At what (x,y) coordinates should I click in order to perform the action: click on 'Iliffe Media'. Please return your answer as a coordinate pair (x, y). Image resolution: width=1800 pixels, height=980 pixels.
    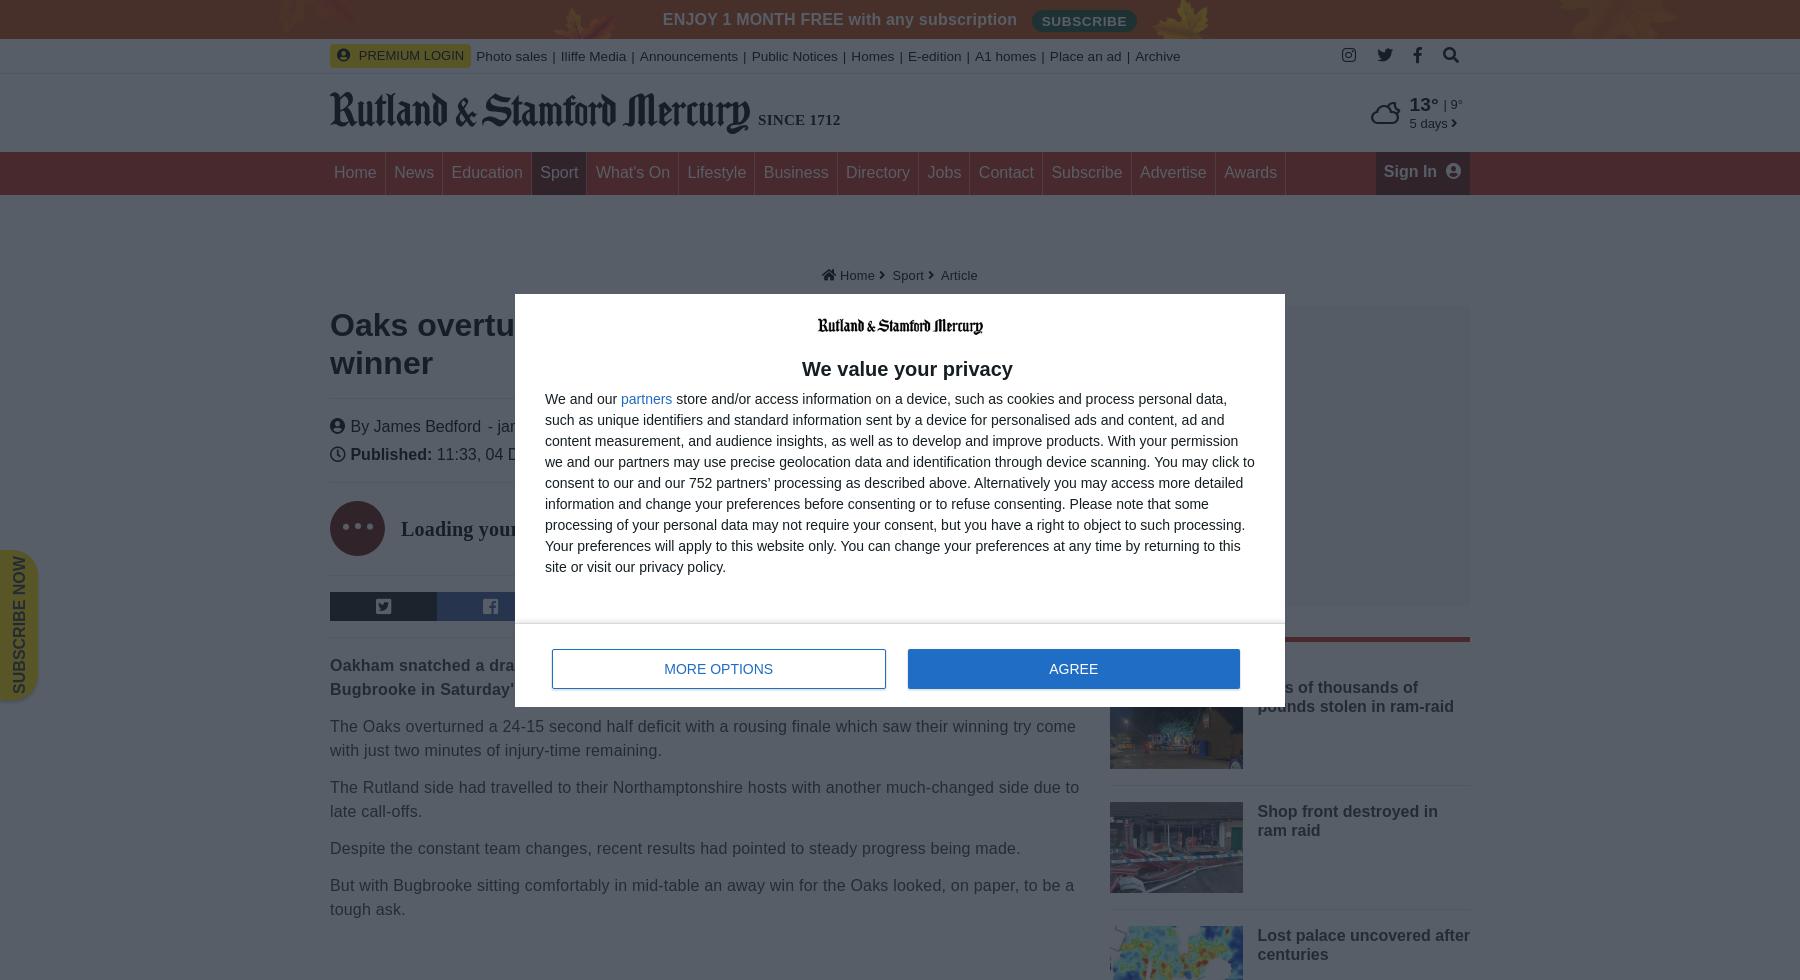
    Looking at the image, I should click on (592, 56).